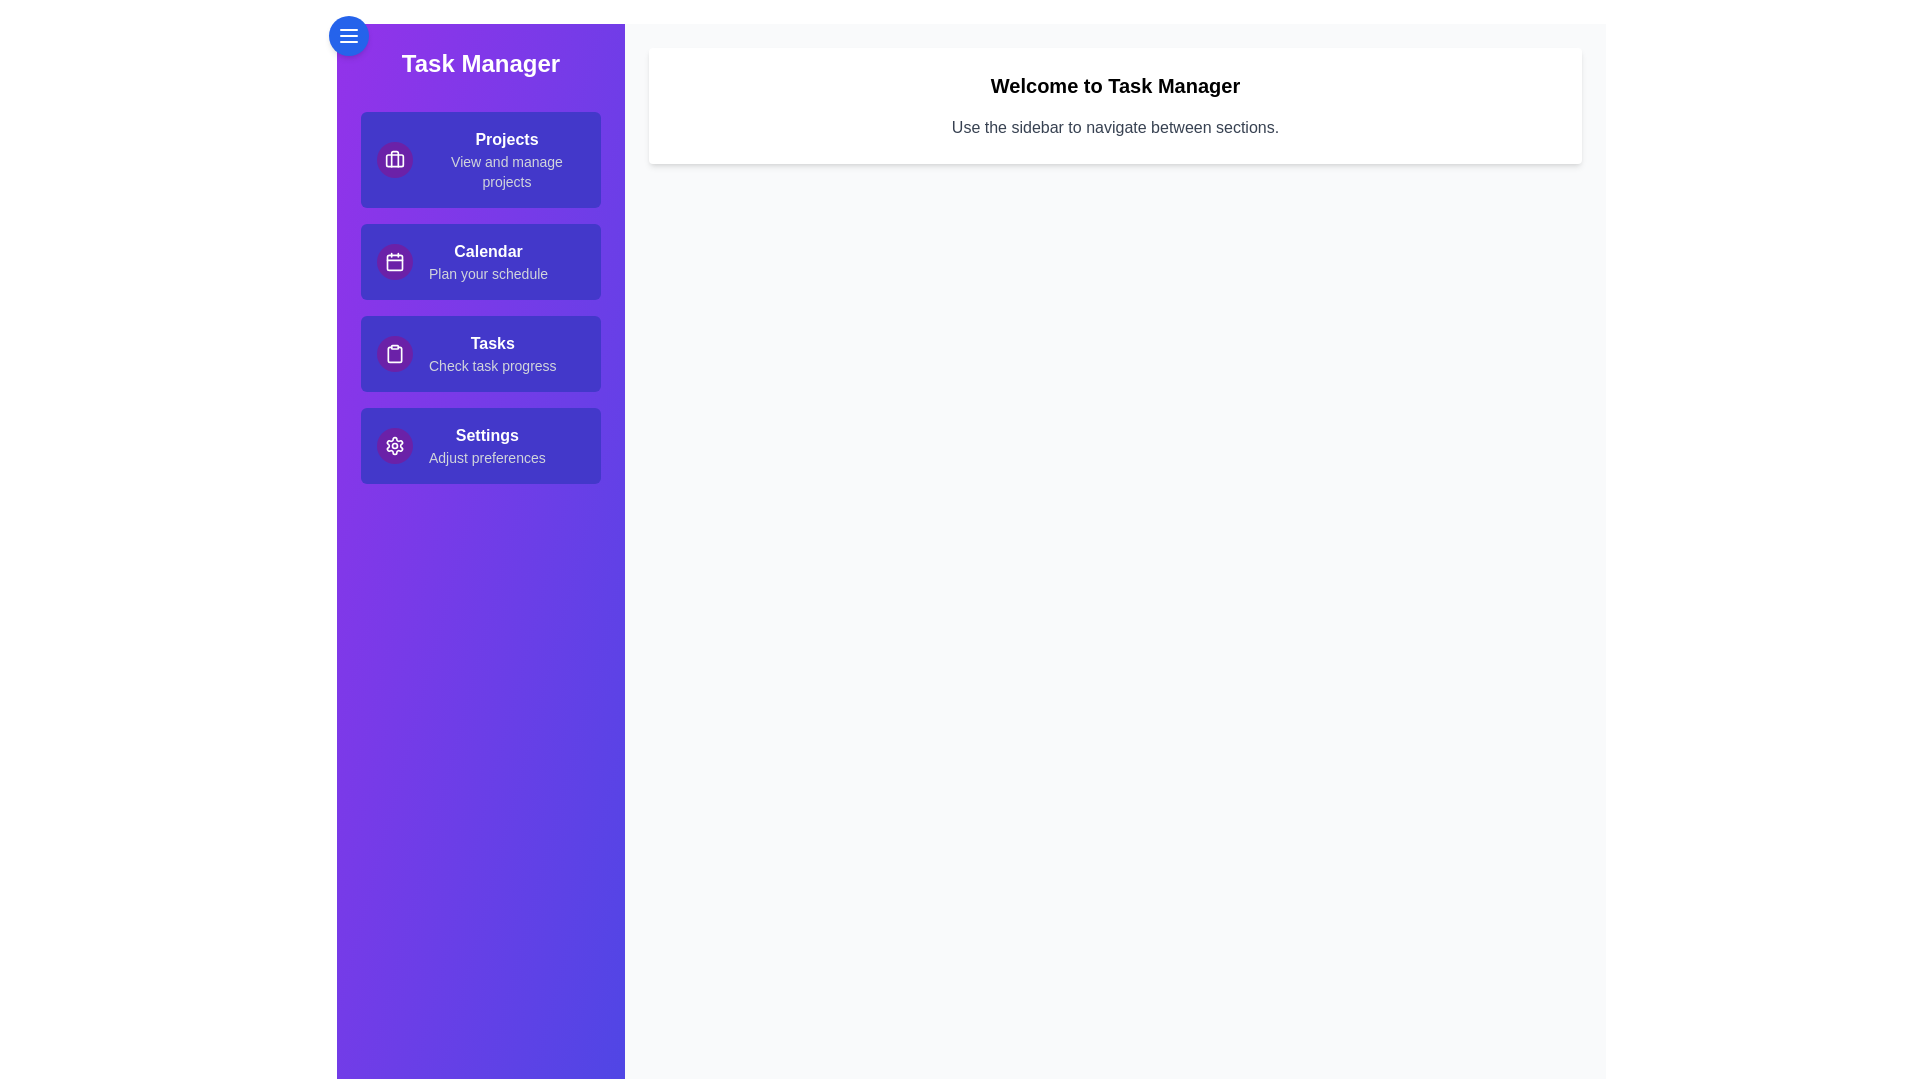 The image size is (1920, 1080). I want to click on toggle button located at the top-left corner of the interface to toggle the drawer's visibility, so click(349, 35).